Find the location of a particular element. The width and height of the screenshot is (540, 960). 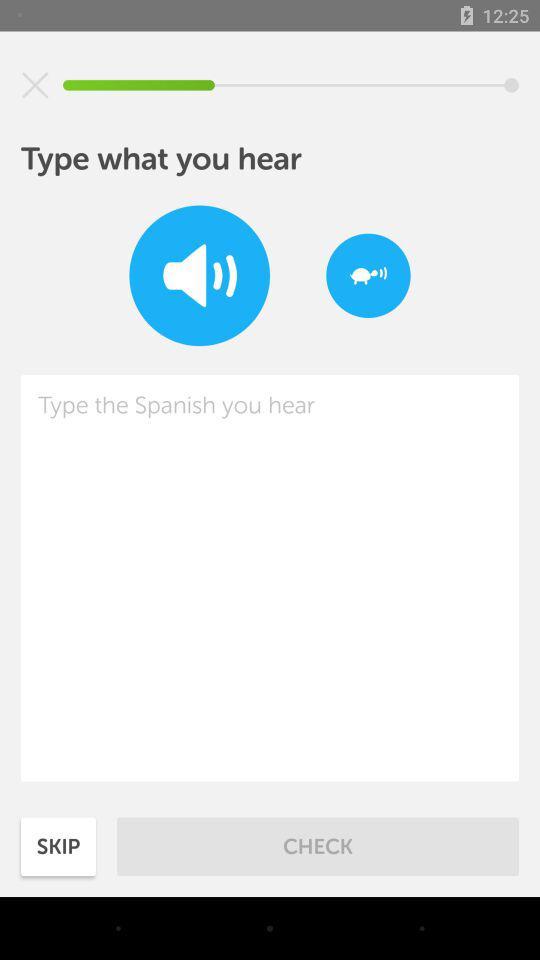

listen is located at coordinates (199, 274).